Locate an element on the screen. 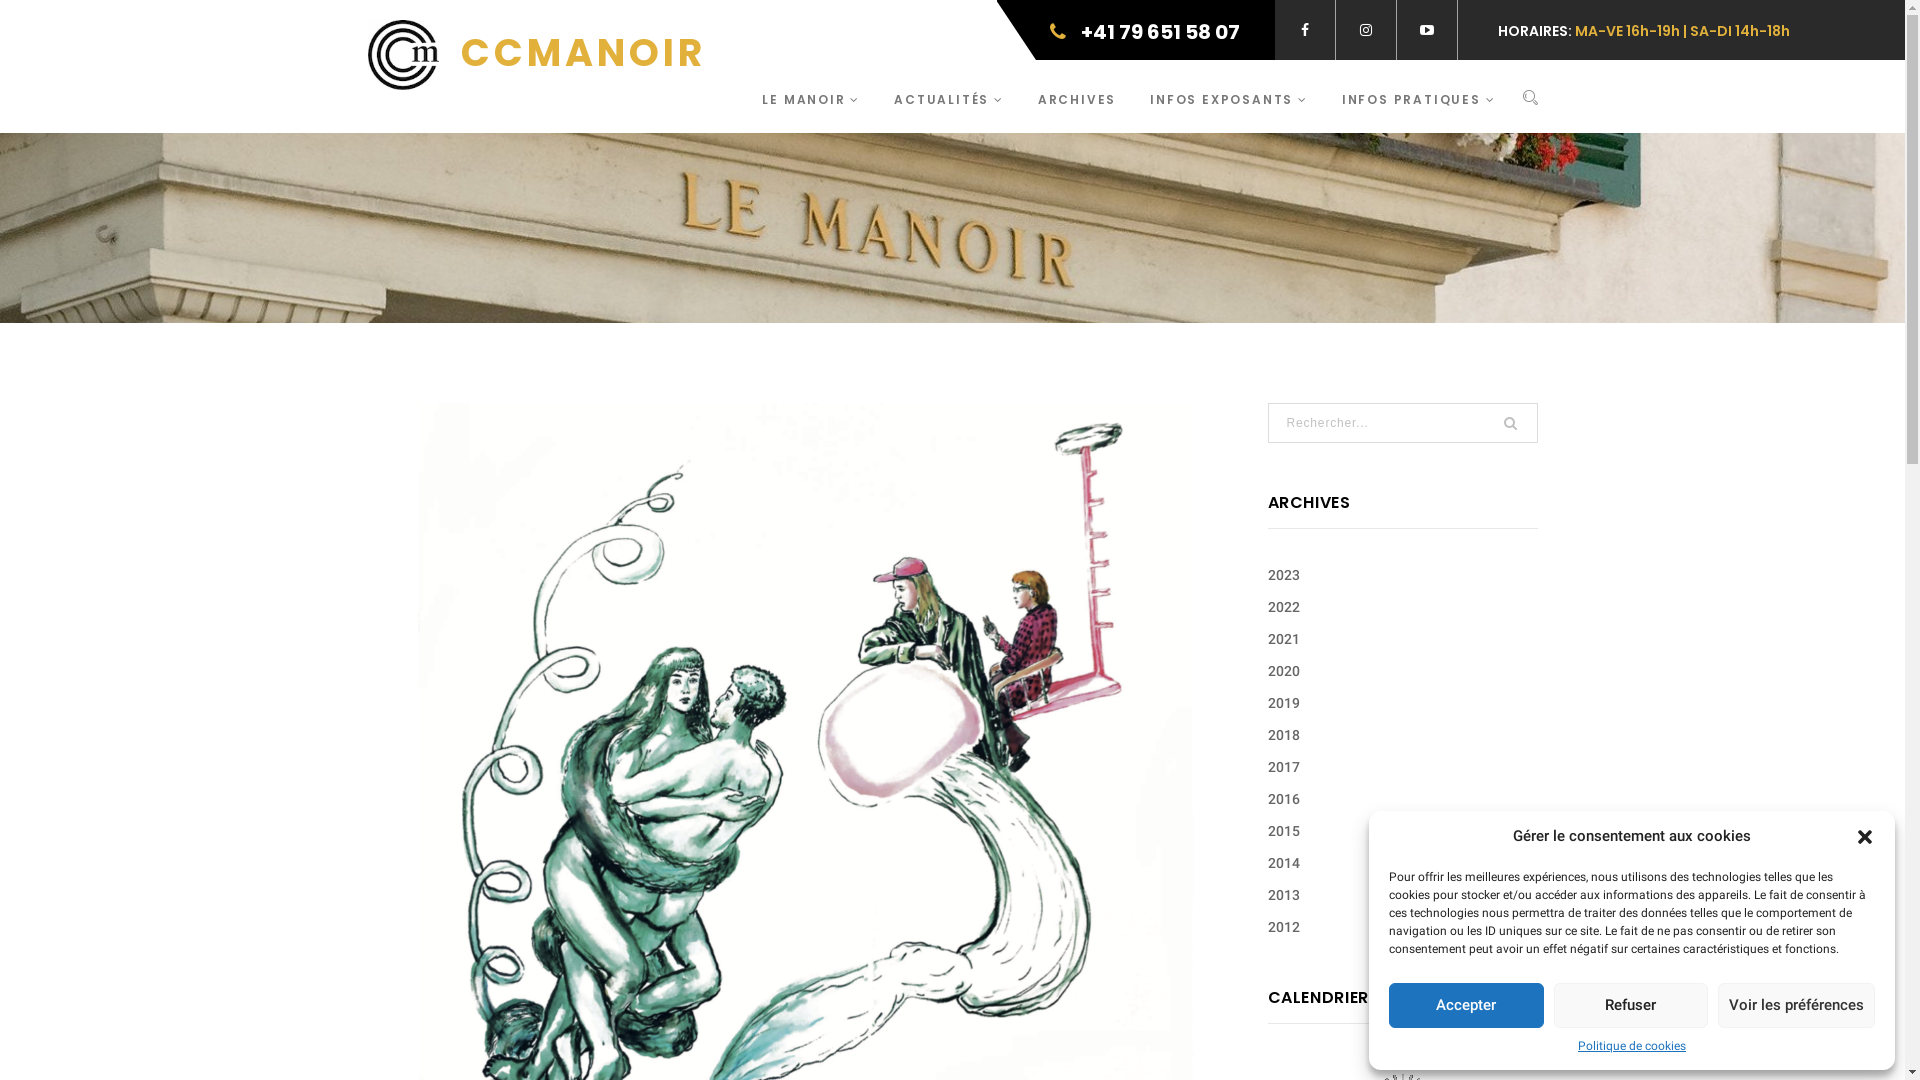 This screenshot has width=1920, height=1080. 'INFOS PRATIQUES' is located at coordinates (1418, 96).